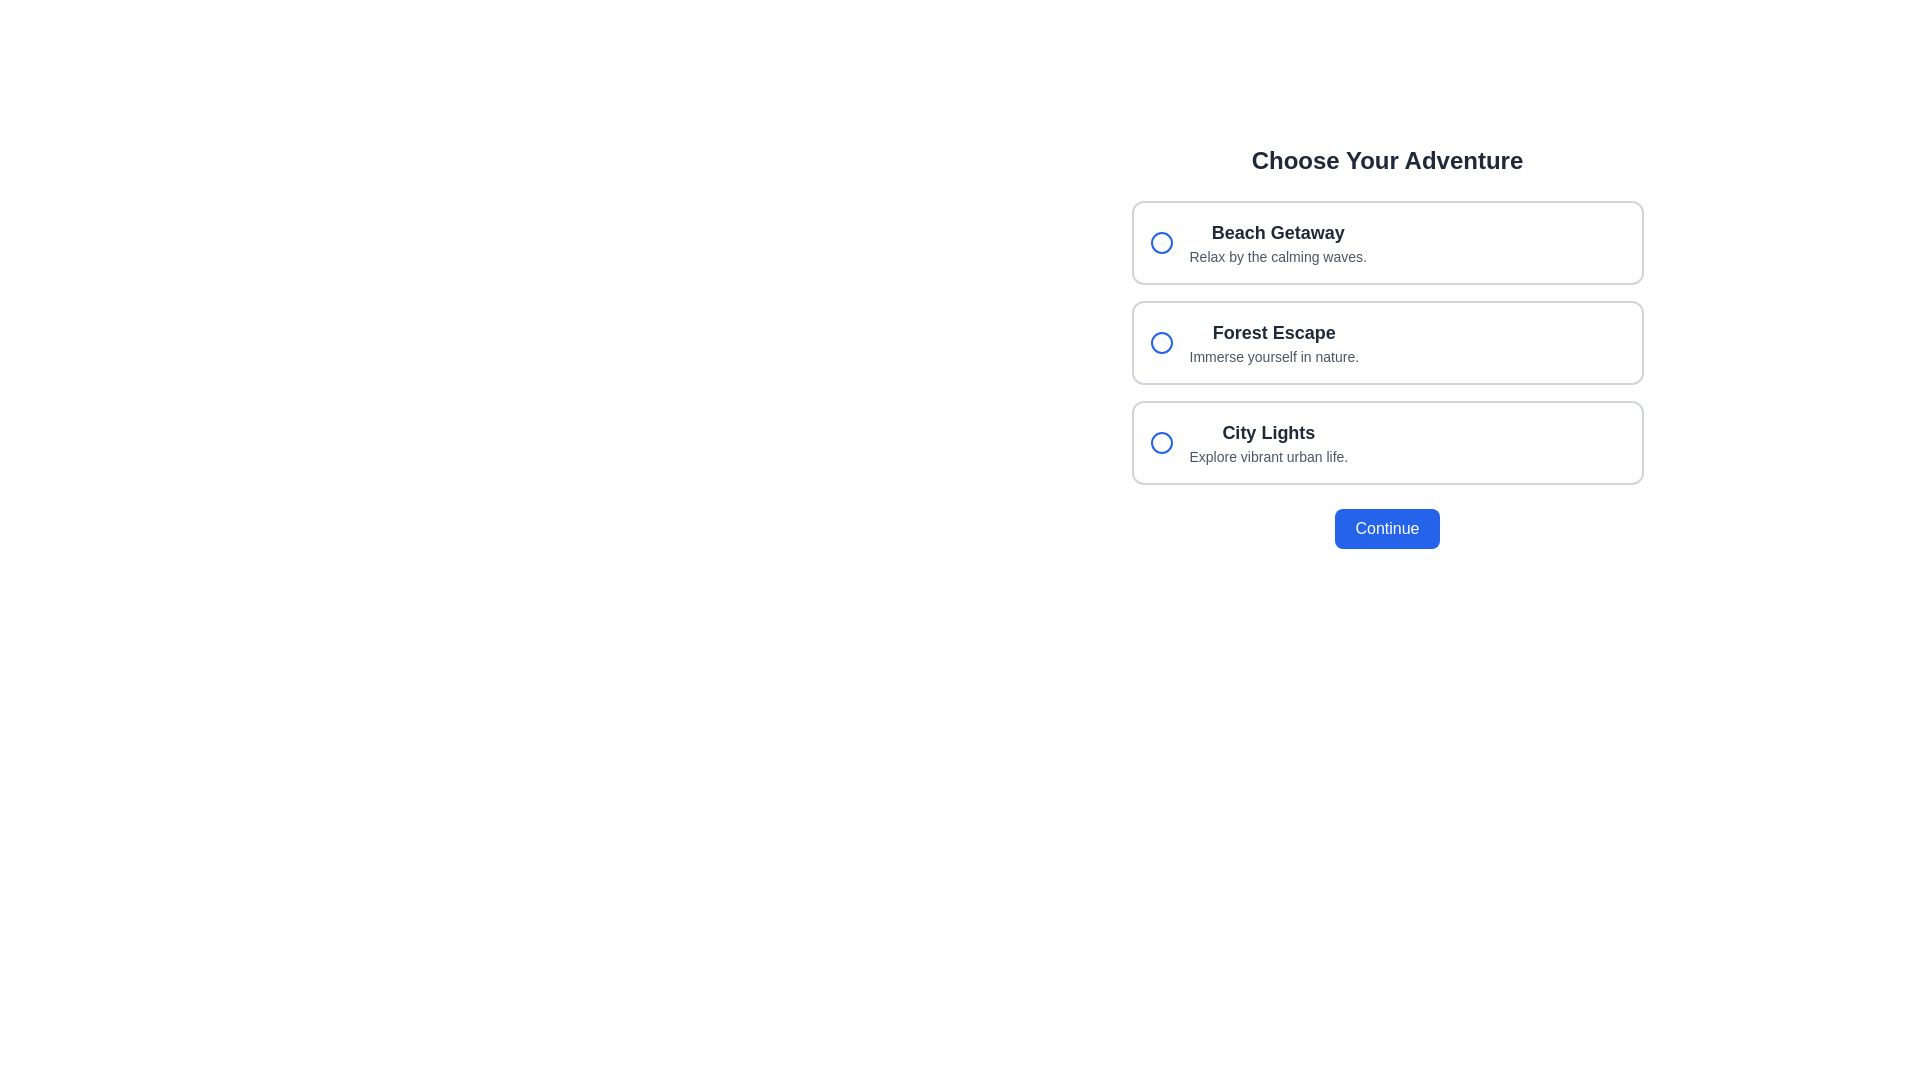 The width and height of the screenshot is (1920, 1080). I want to click on the text element displaying 'Relax by the calming waves.' which is located below the 'Beach Getaway' title, so click(1277, 256).